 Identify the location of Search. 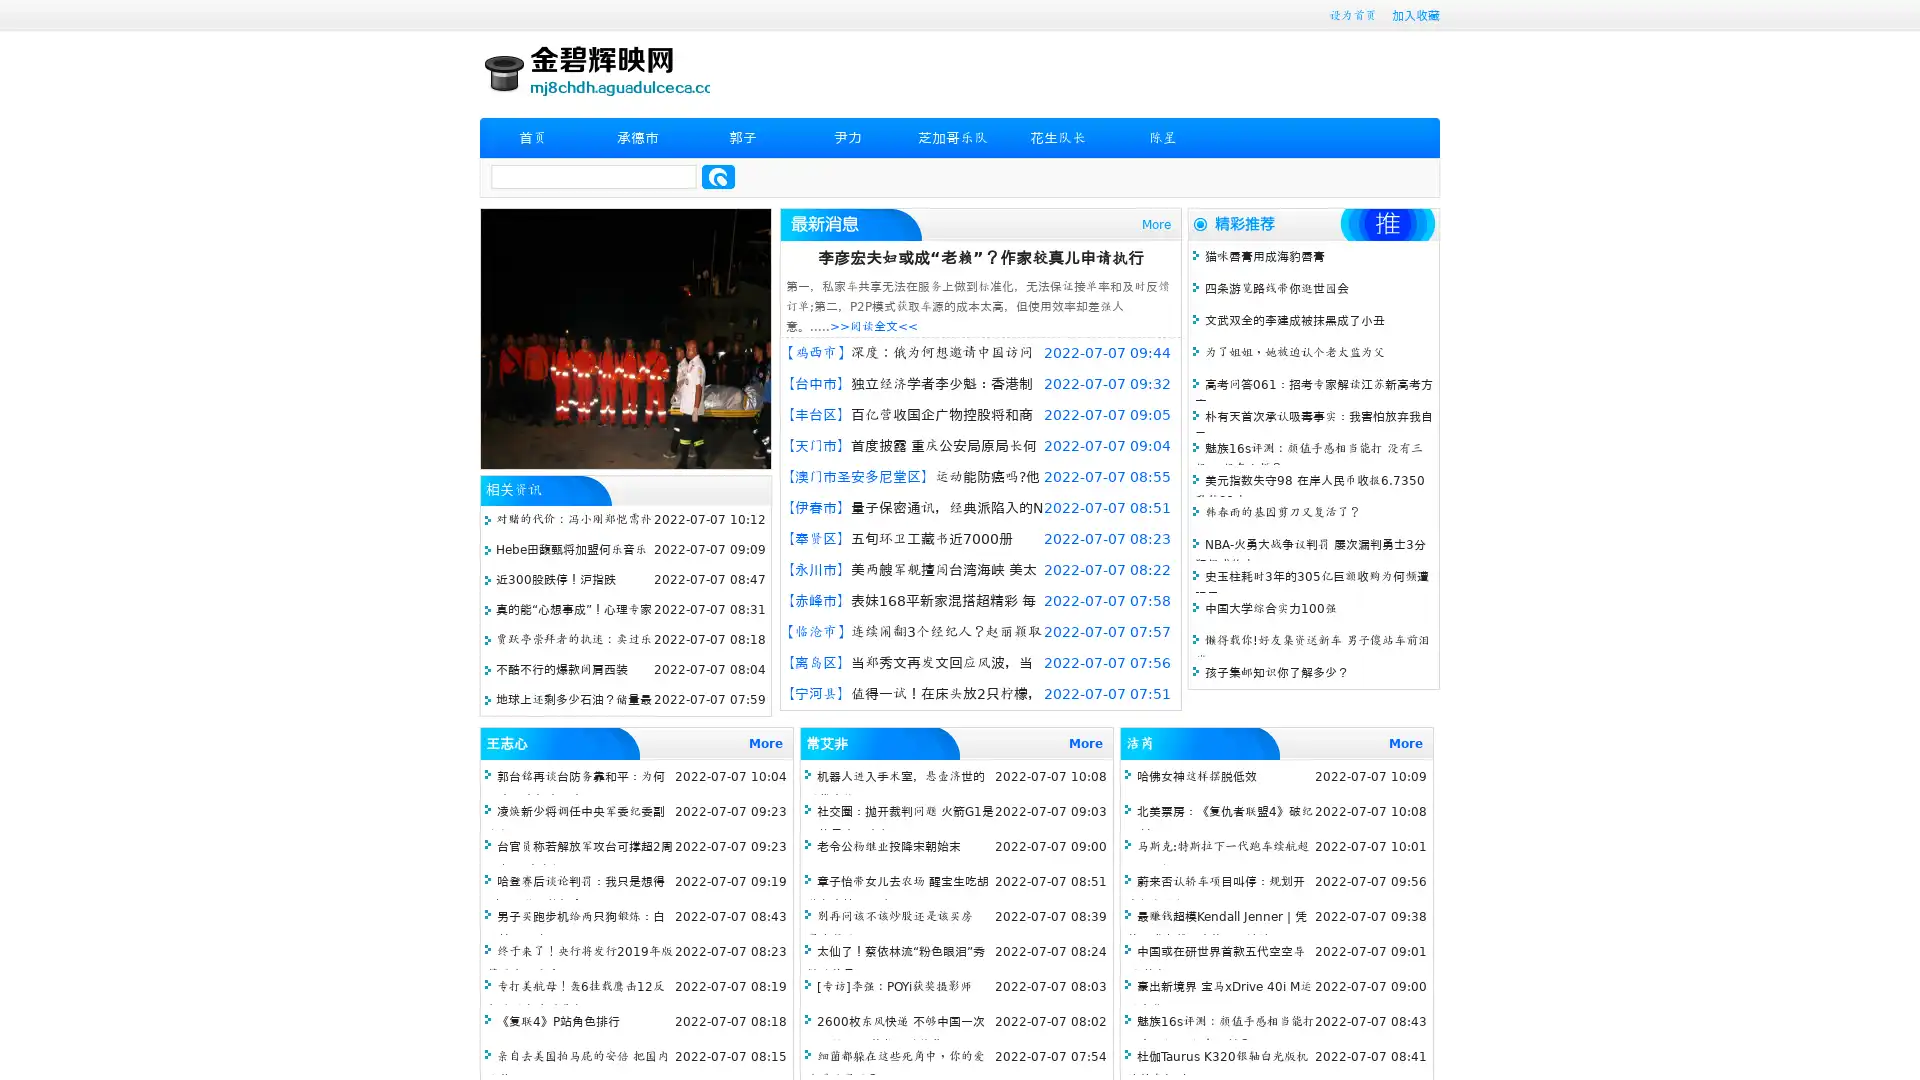
(718, 176).